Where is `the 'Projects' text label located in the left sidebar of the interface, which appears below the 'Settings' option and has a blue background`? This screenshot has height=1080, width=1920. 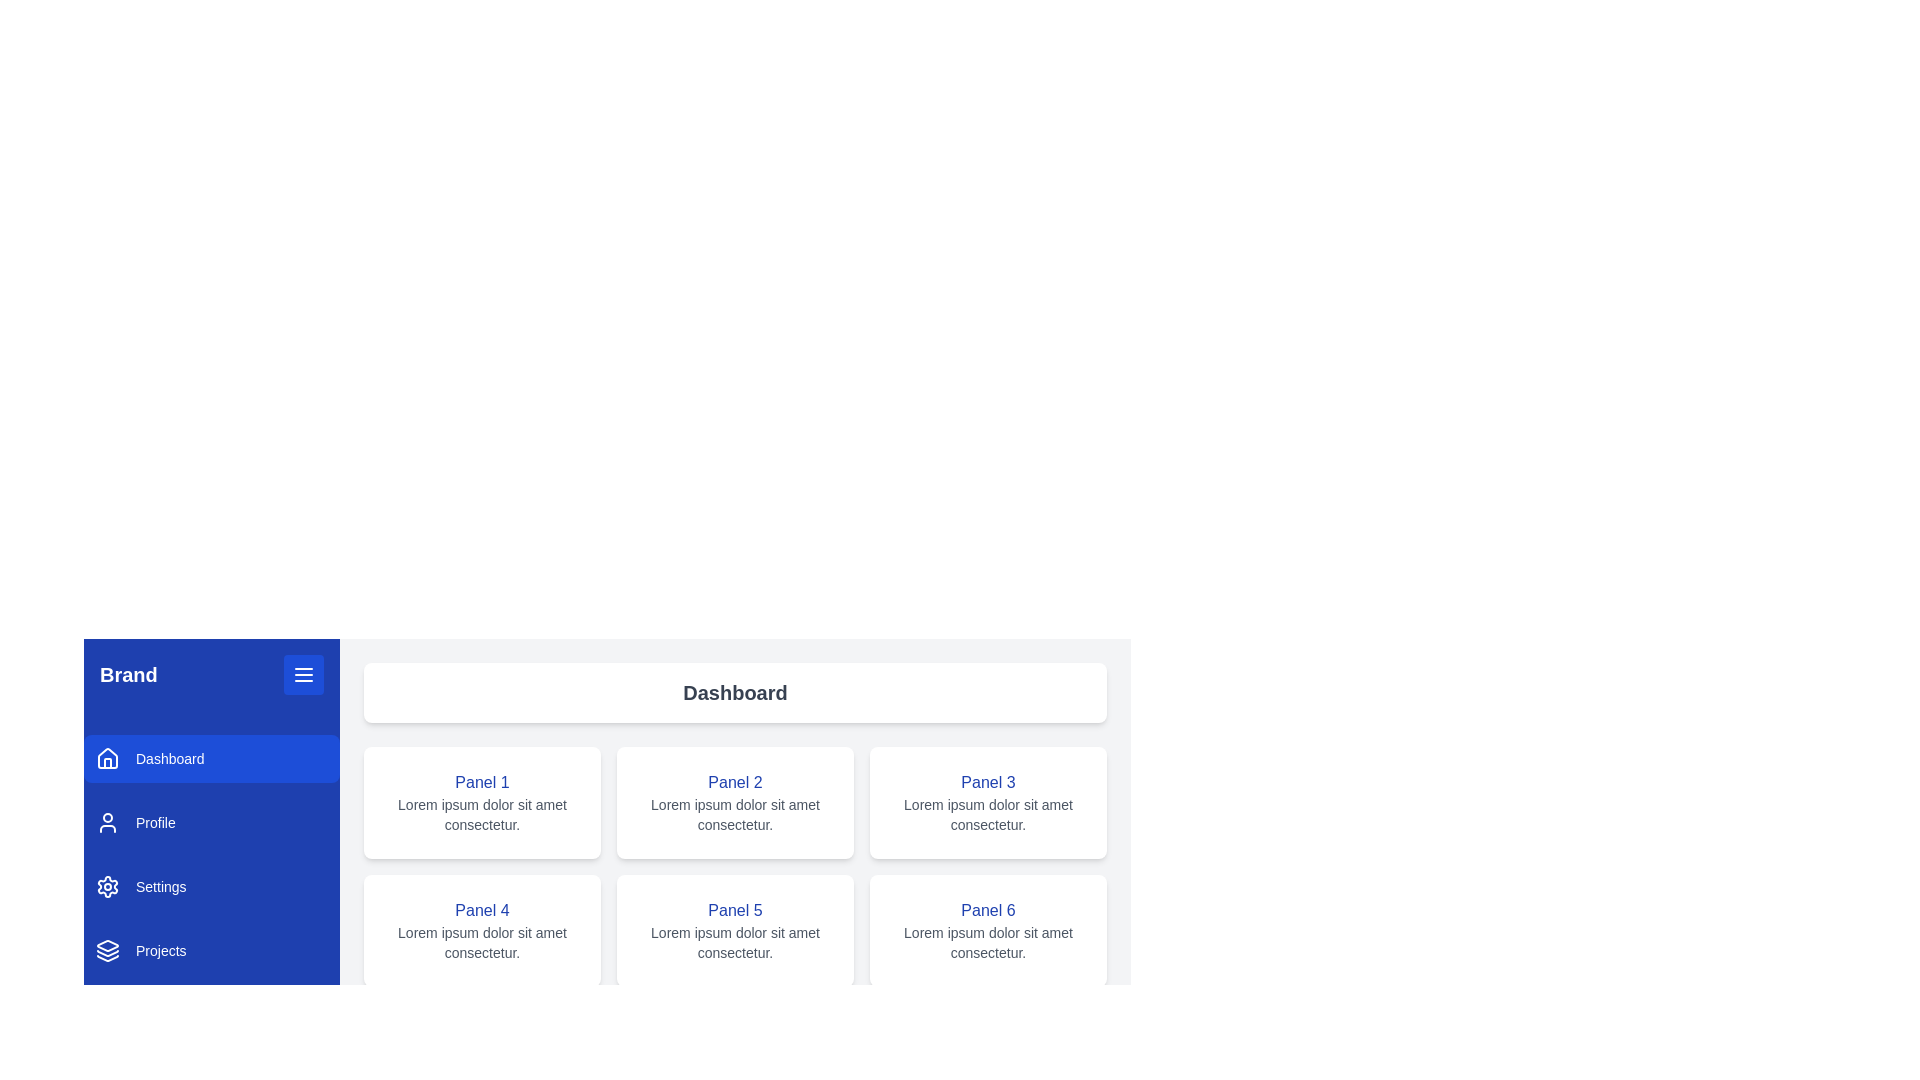
the 'Projects' text label located in the left sidebar of the interface, which appears below the 'Settings' option and has a blue background is located at coordinates (161, 950).